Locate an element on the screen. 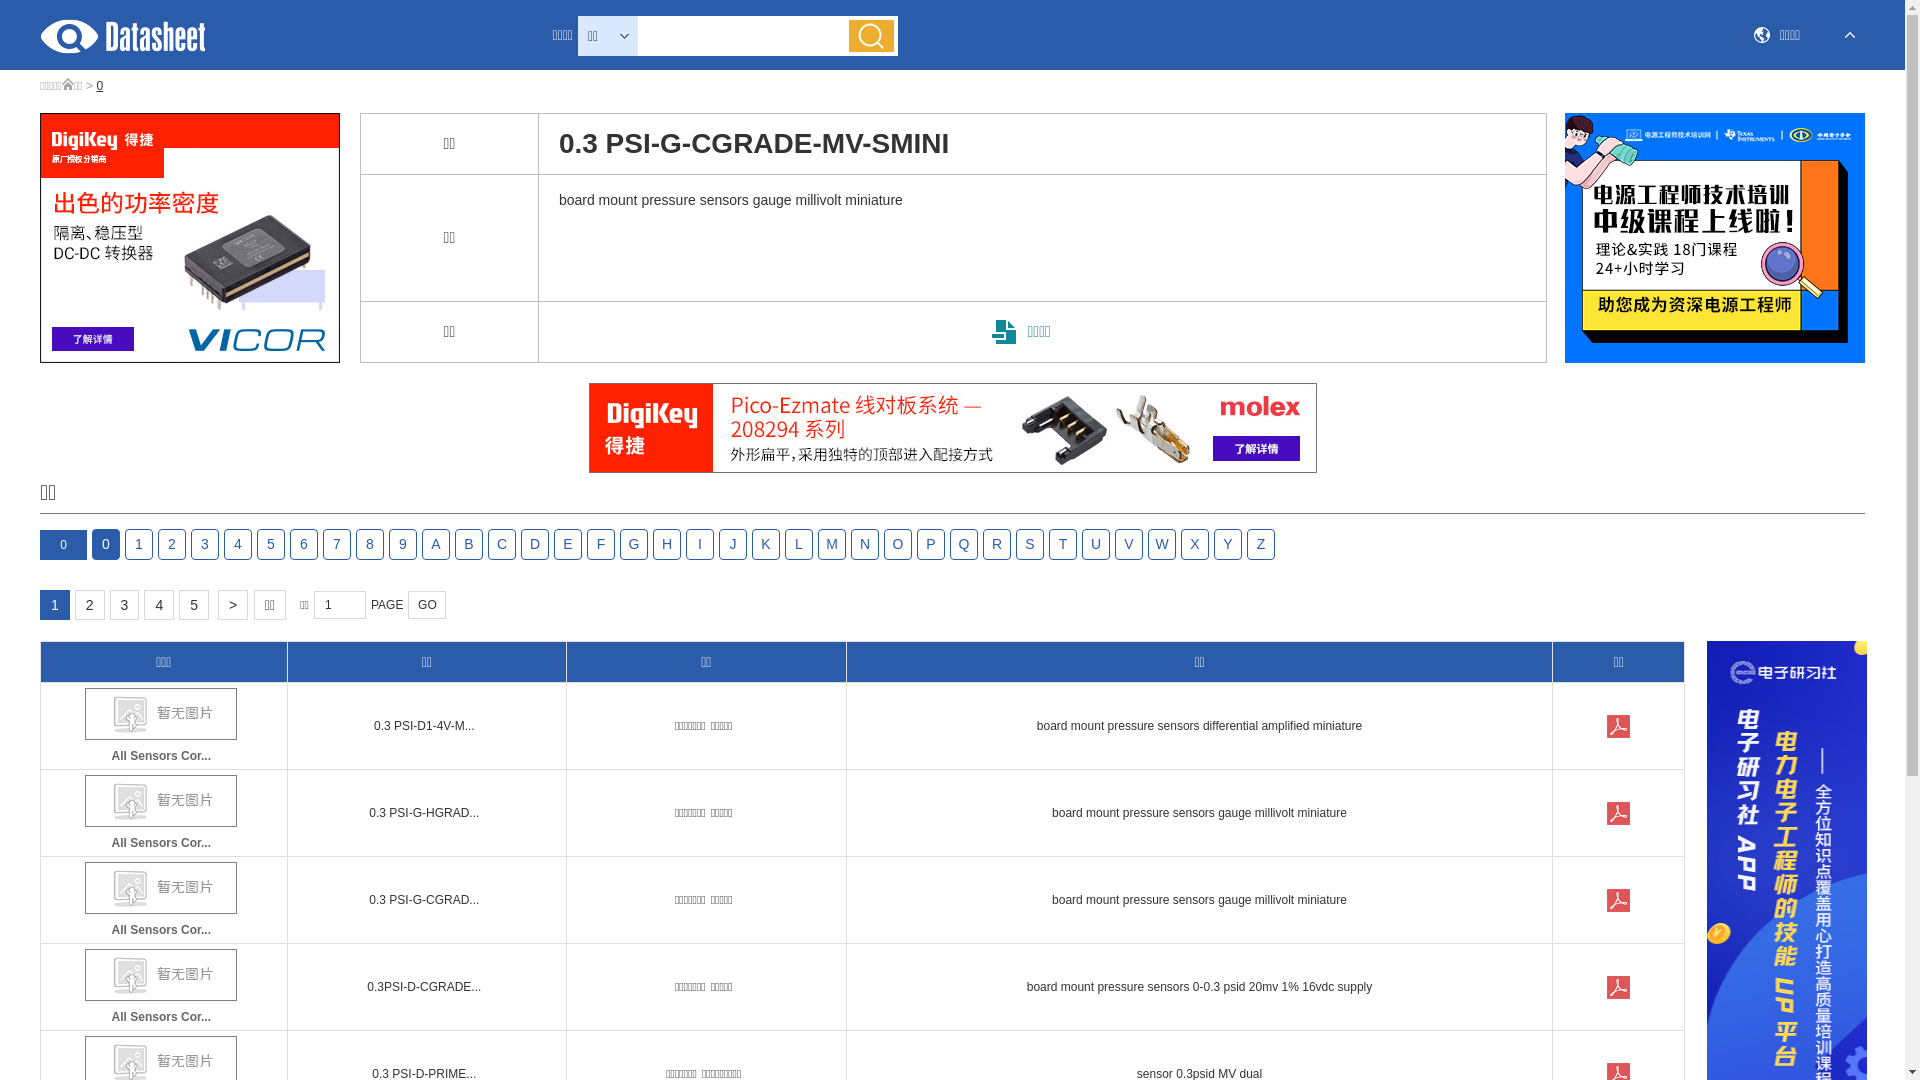 The width and height of the screenshot is (1920, 1080). 'Q' is located at coordinates (949, 544).